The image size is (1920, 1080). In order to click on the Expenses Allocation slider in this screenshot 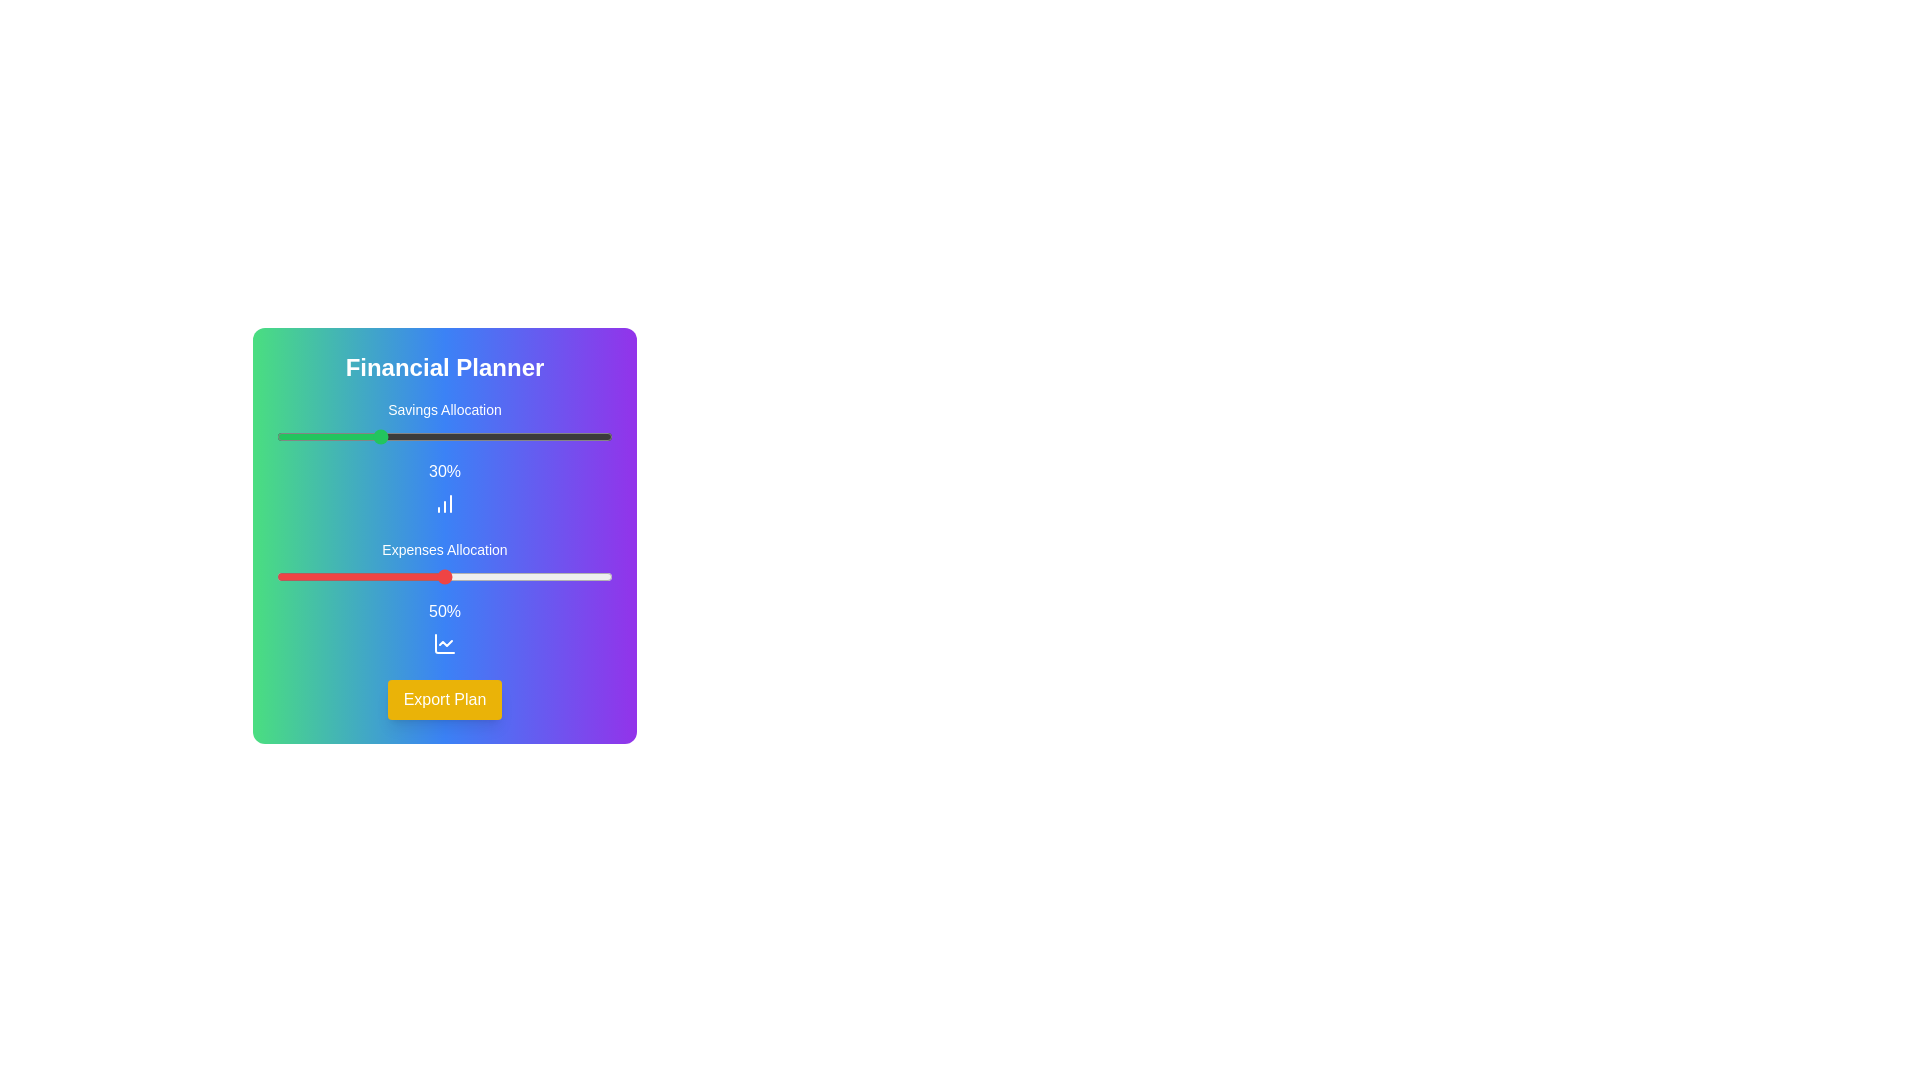, I will do `click(460, 577)`.